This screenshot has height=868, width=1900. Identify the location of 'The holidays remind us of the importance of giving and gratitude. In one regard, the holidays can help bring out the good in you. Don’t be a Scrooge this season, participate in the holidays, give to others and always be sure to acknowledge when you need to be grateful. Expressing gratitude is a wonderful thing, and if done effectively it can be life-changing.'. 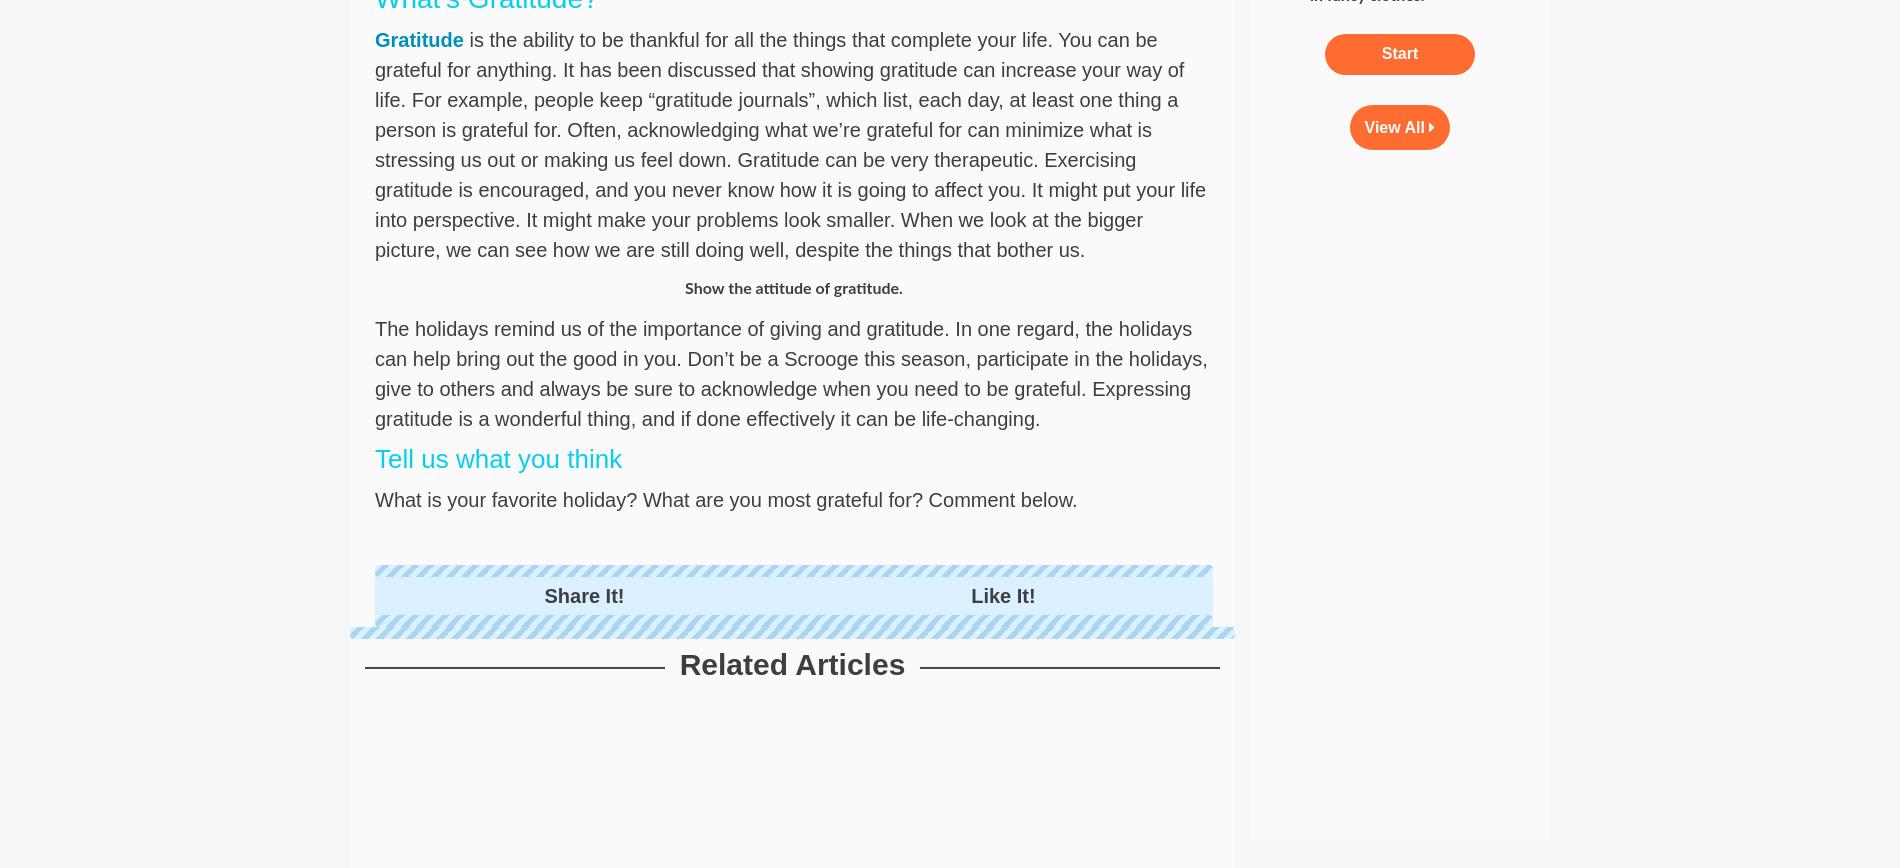
(789, 372).